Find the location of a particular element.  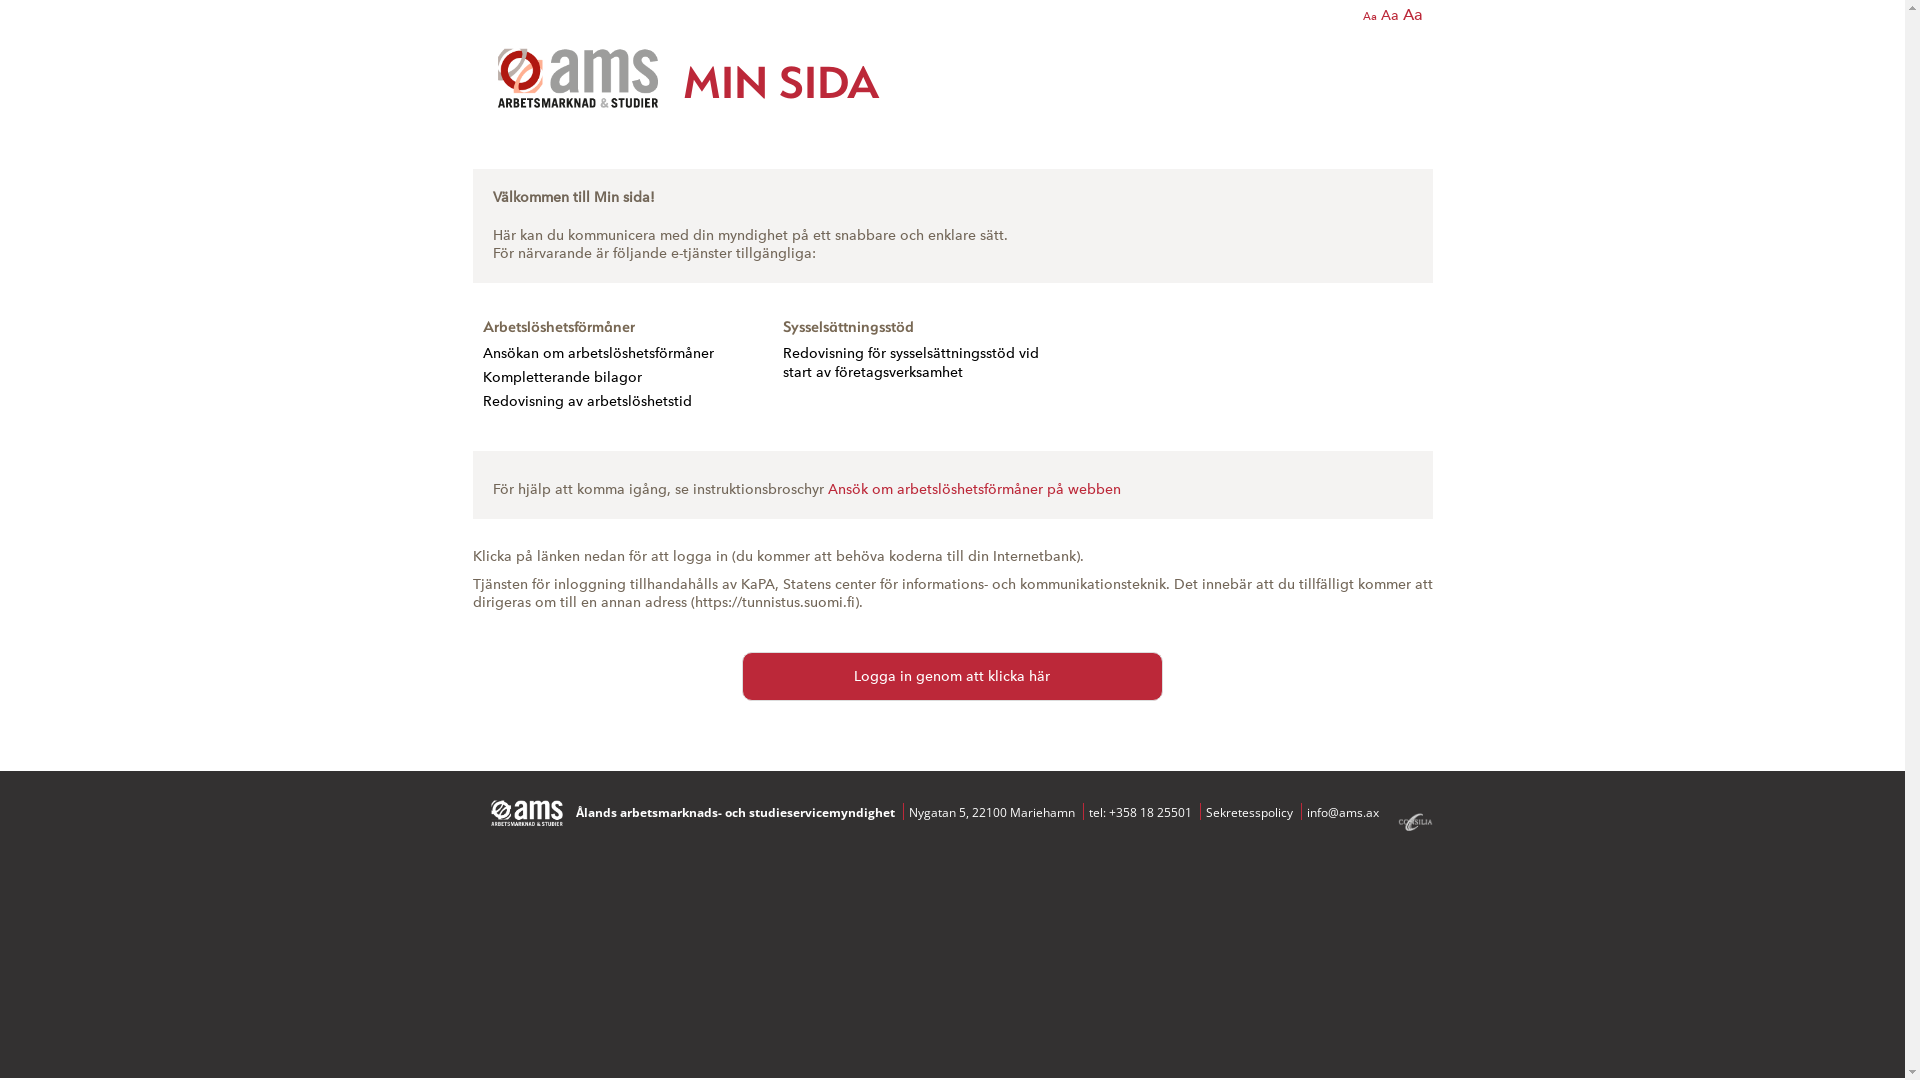

'Aa' is located at coordinates (1387, 15).